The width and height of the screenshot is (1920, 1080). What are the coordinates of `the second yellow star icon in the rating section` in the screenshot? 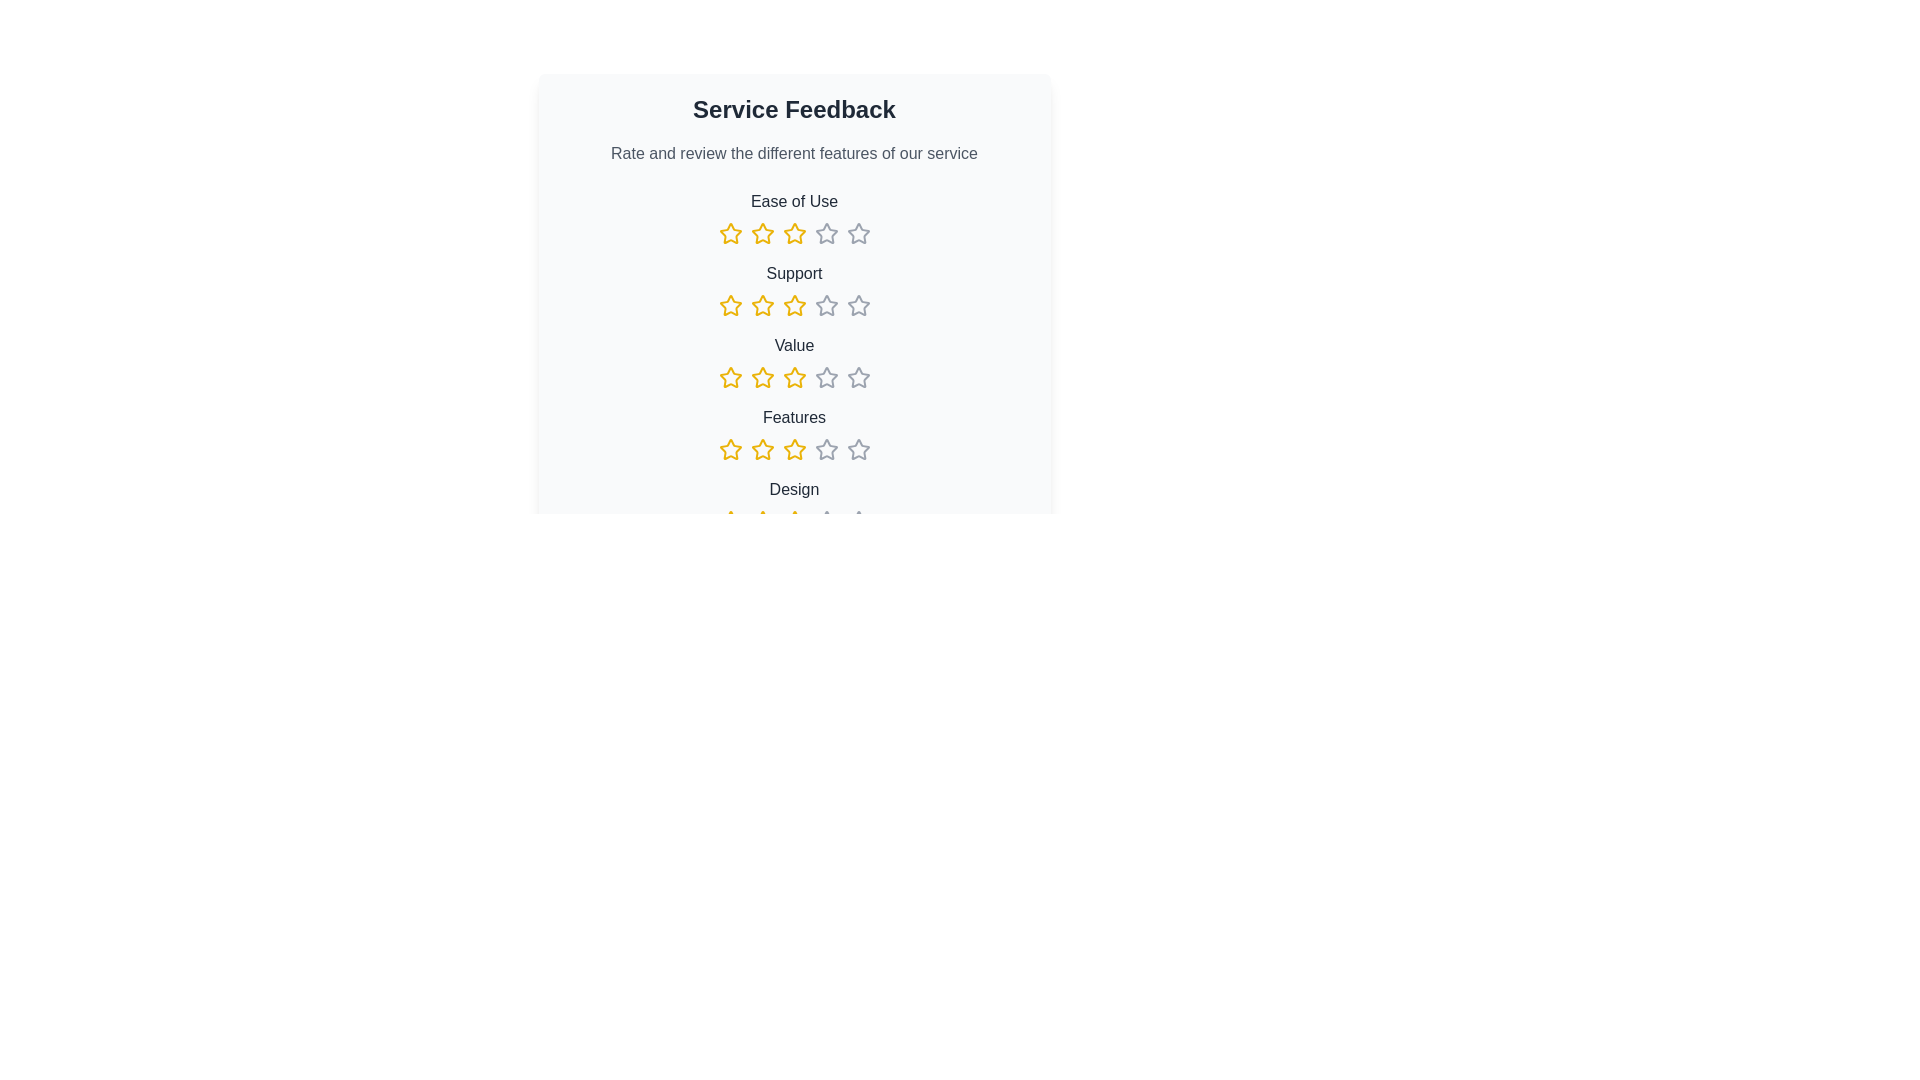 It's located at (761, 378).